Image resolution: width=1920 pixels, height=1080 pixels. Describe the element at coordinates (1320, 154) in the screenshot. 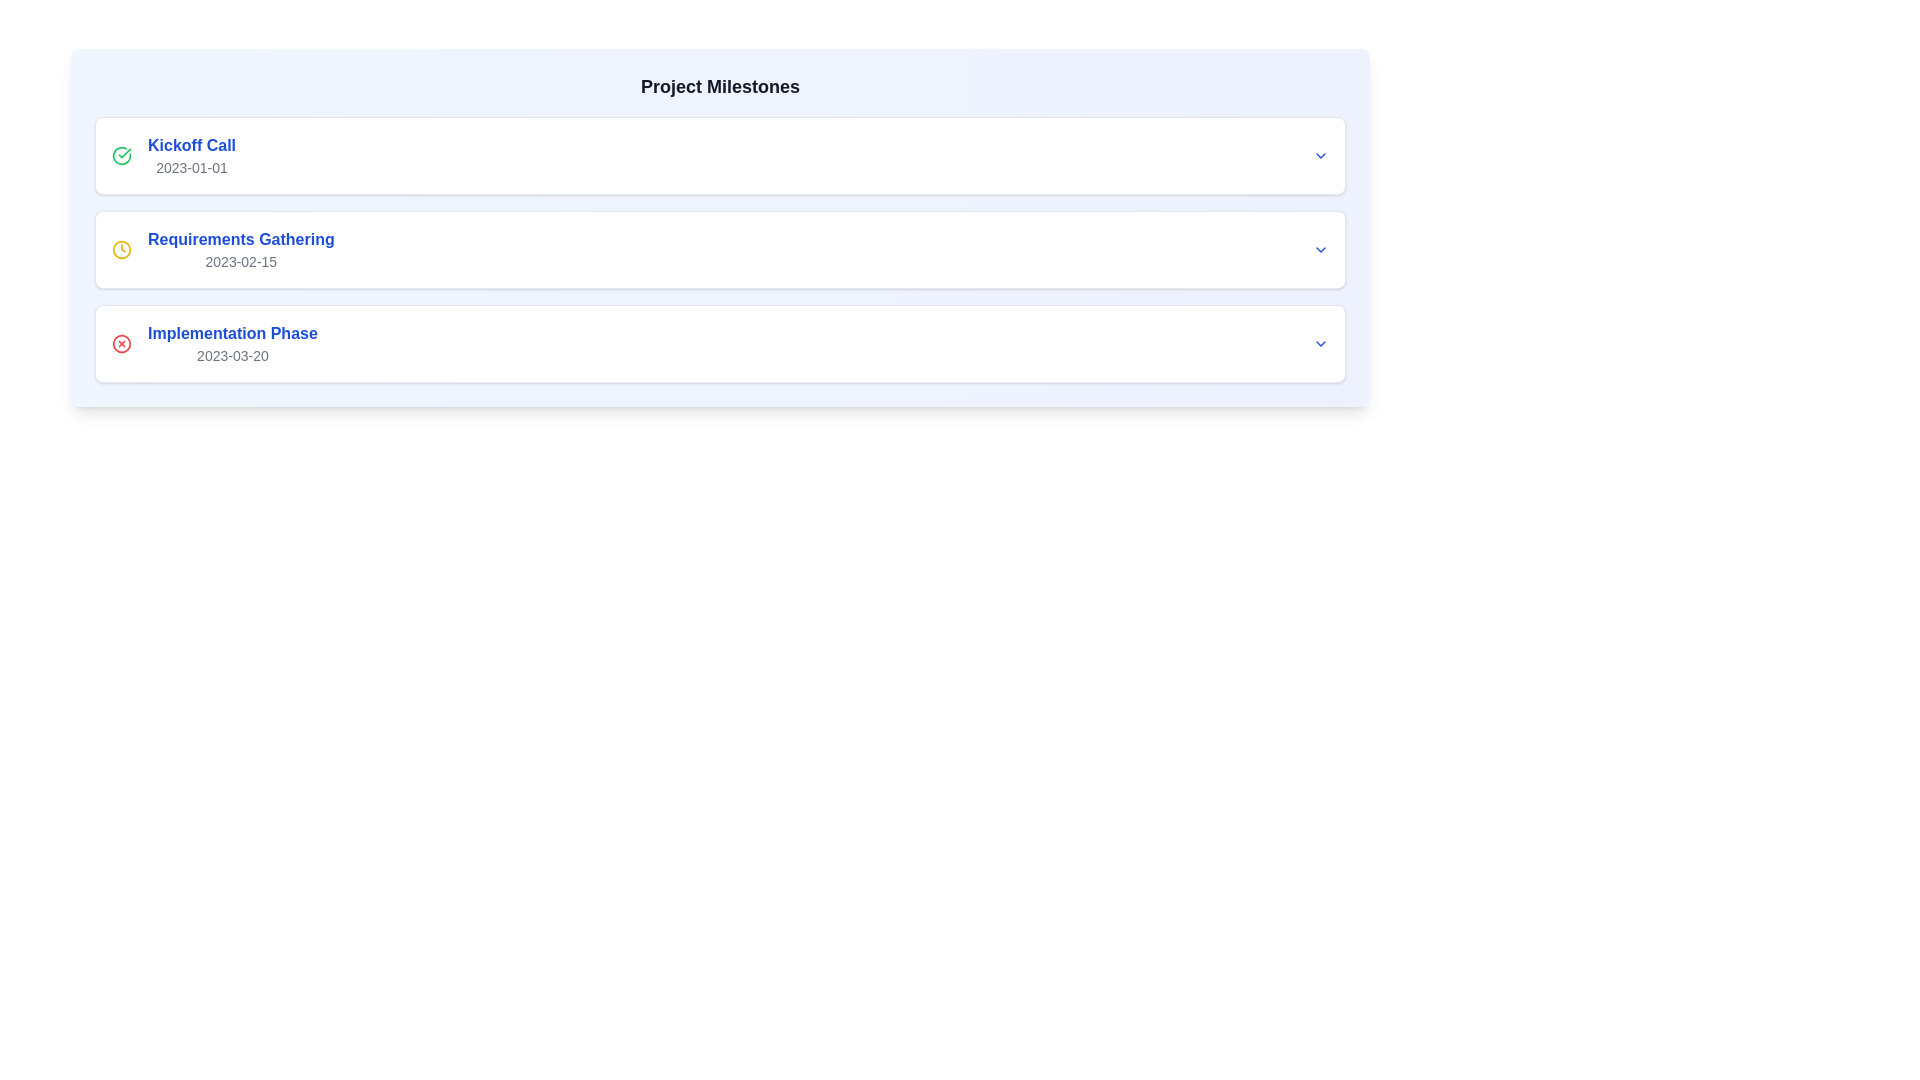

I see `the dropdown toggle button located at the far right of the 'Kickoff Call' milestone in the 'Project Milestones' section` at that location.